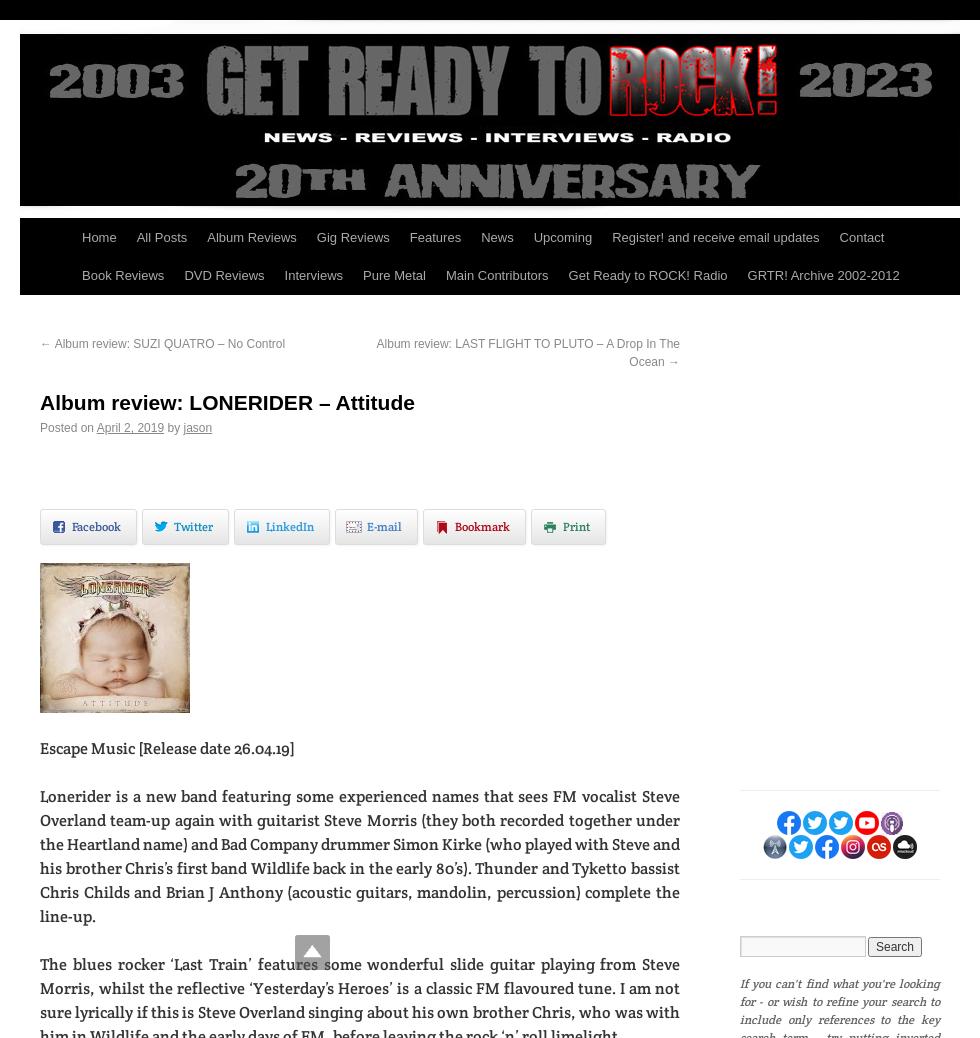  Describe the element at coordinates (173, 427) in the screenshot. I see `'by'` at that location.